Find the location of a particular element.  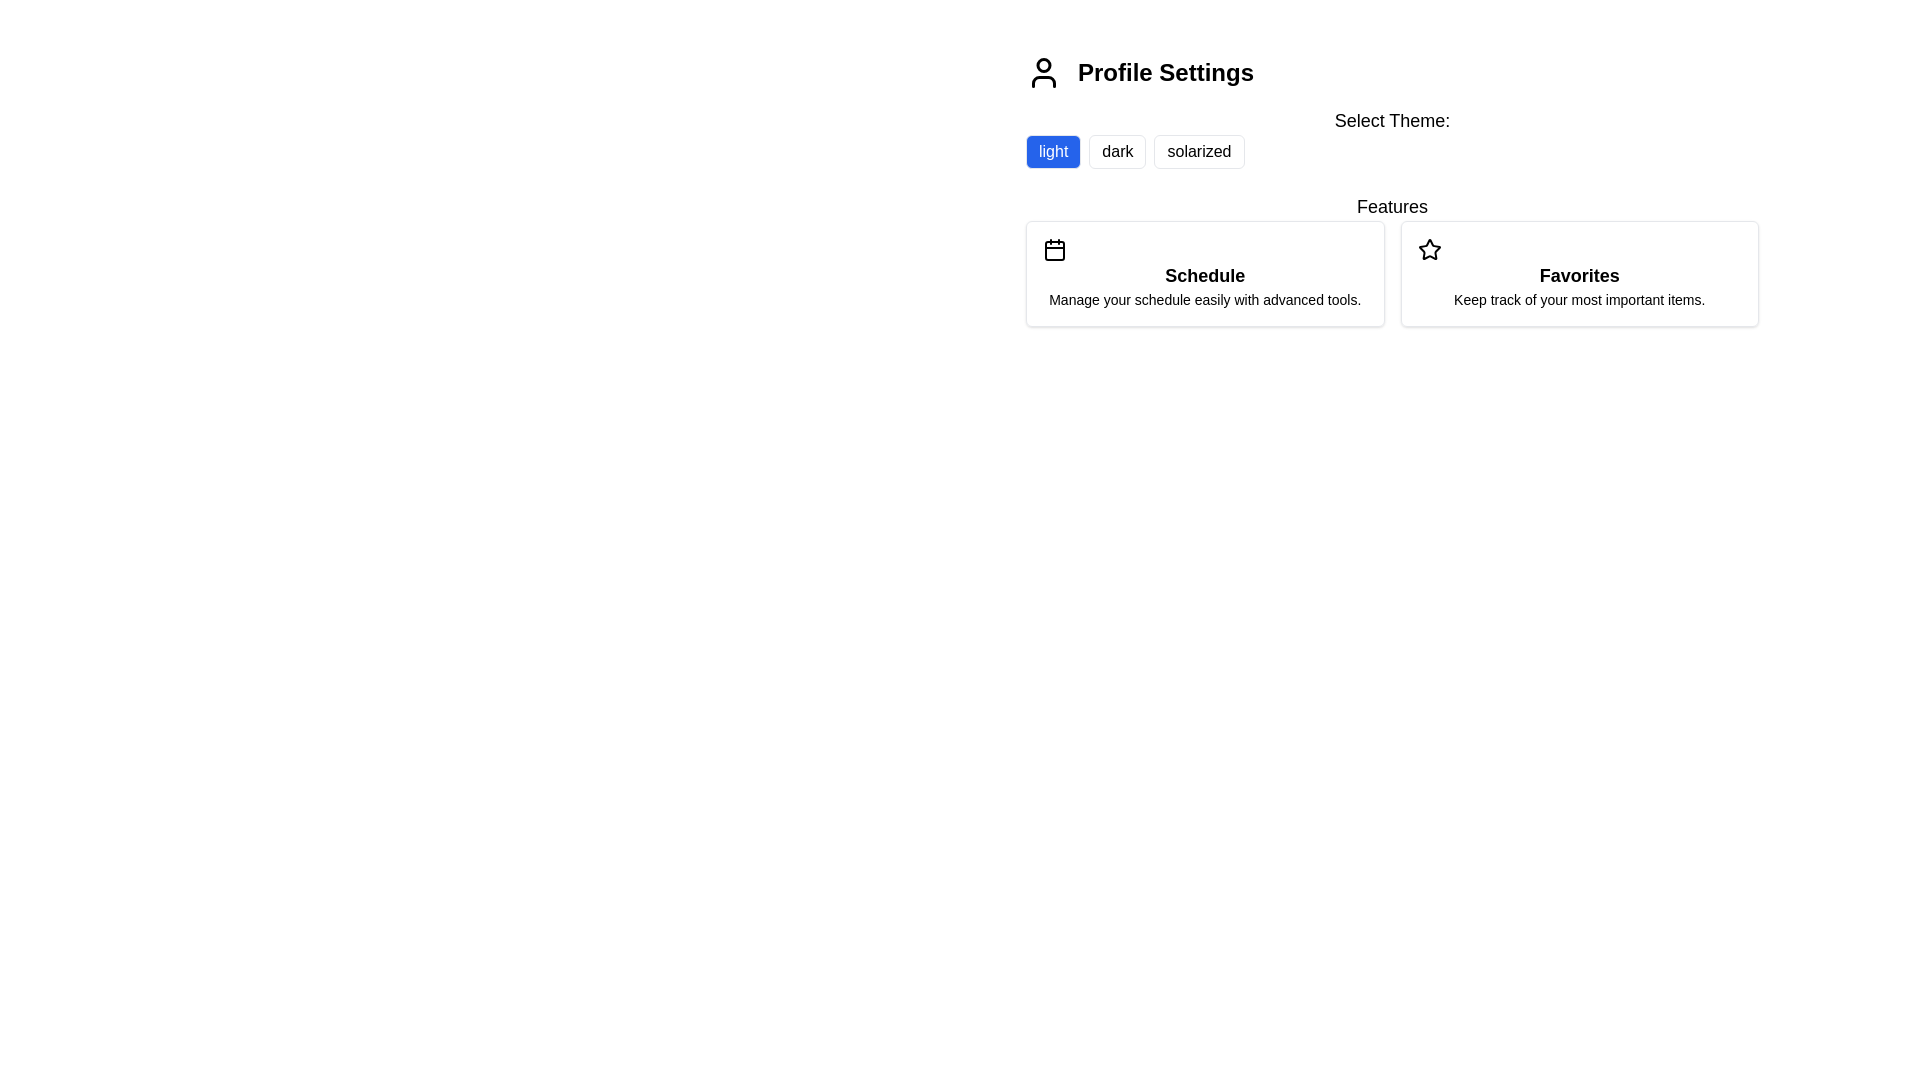

the static label that displays the text 'Select Theme:', which is positioned at the top of the page above the selectable theme buttons is located at coordinates (1391, 120).